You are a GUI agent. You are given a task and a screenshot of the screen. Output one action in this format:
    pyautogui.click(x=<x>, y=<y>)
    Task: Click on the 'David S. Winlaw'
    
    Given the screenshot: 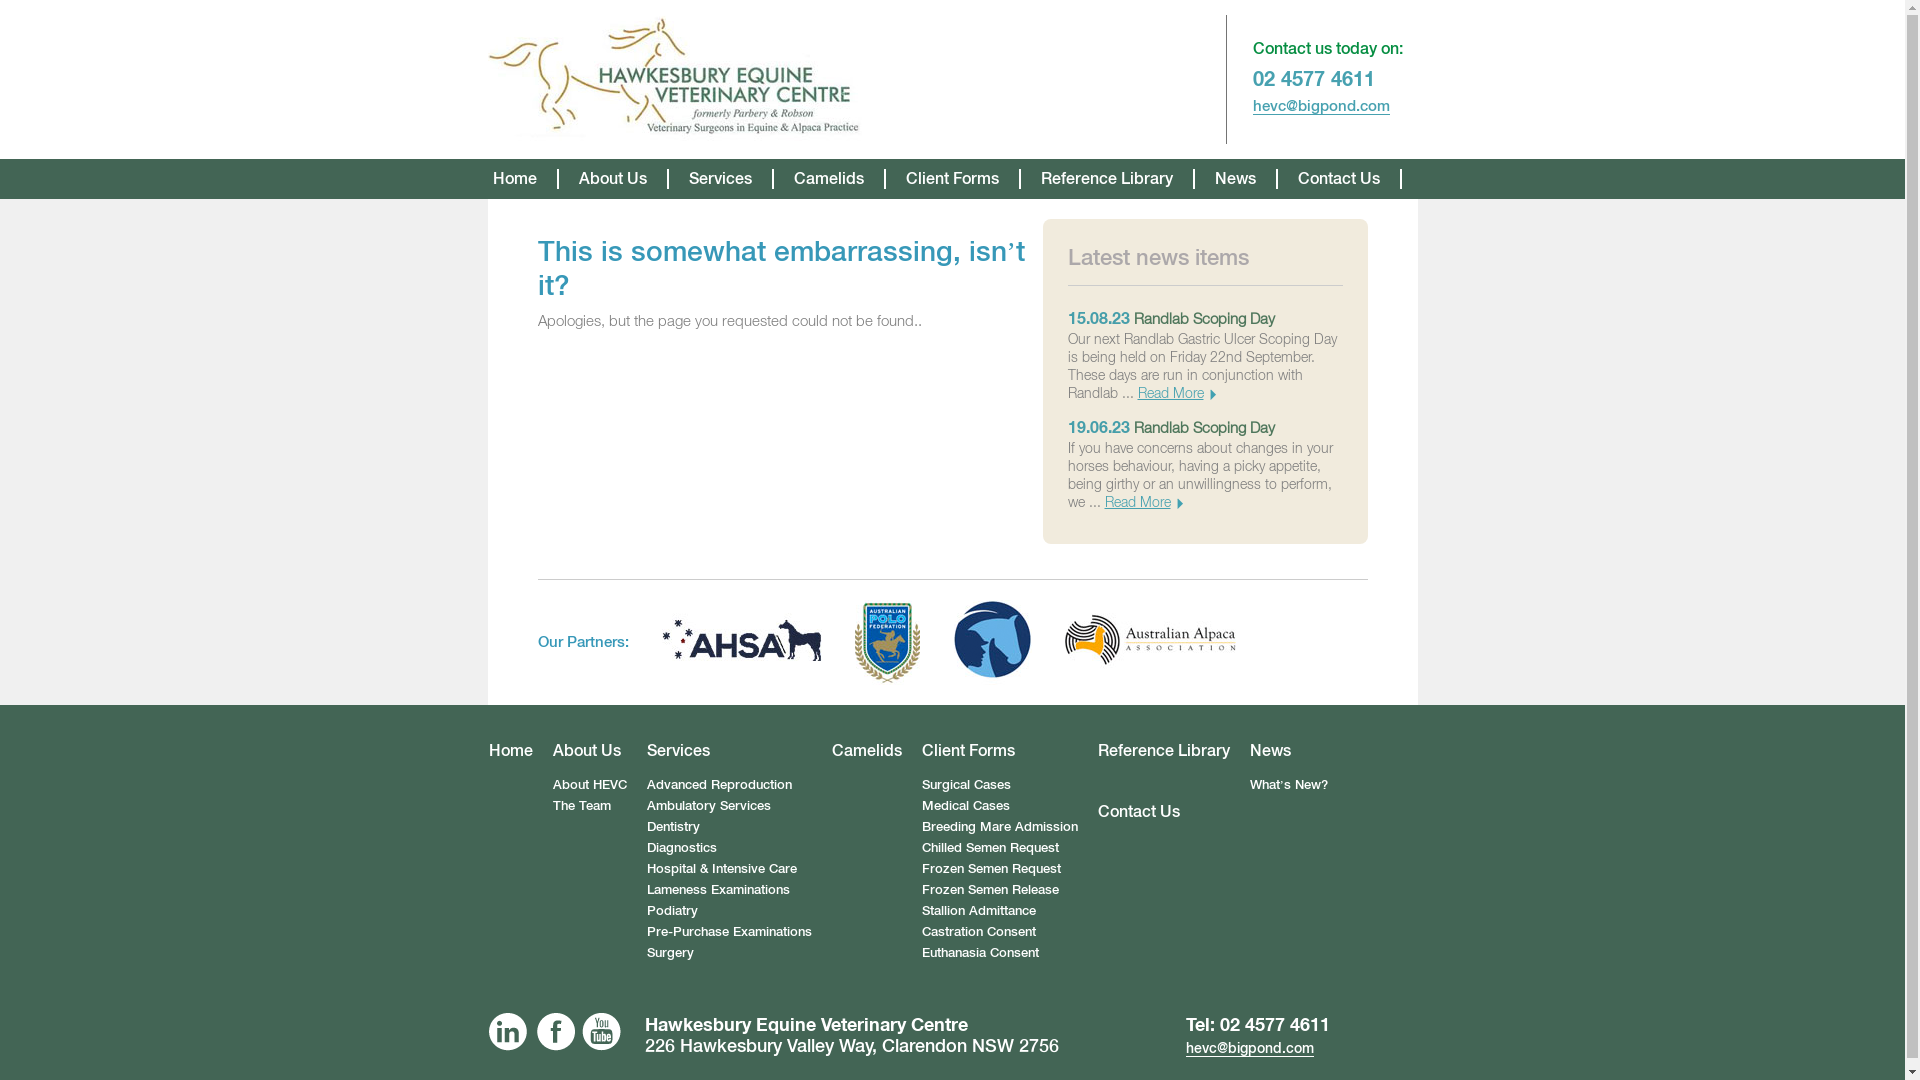 What is the action you would take?
    pyautogui.click(x=675, y=78)
    